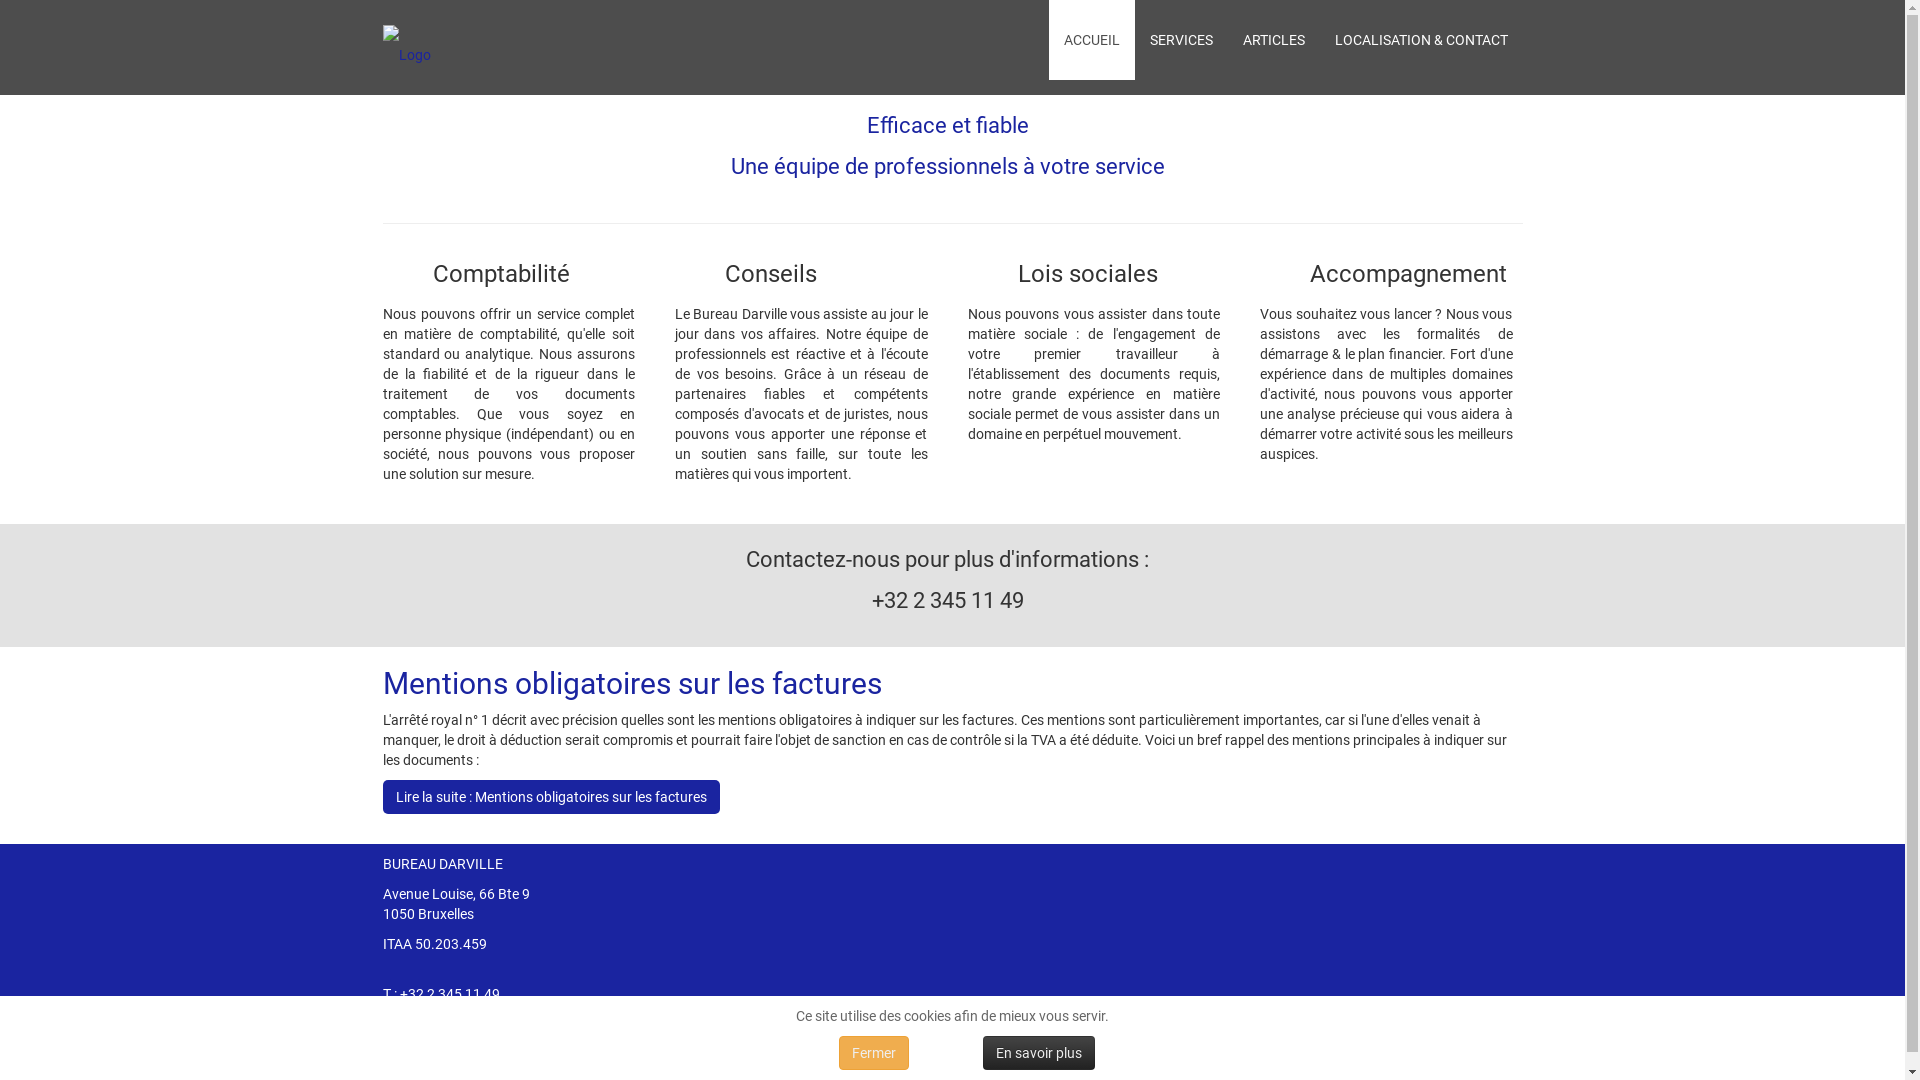 Image resolution: width=1920 pixels, height=1080 pixels. What do you see at coordinates (550, 796) in the screenshot?
I see `'Lire la suite : Mentions obligatoires sur les factures'` at bounding box center [550, 796].